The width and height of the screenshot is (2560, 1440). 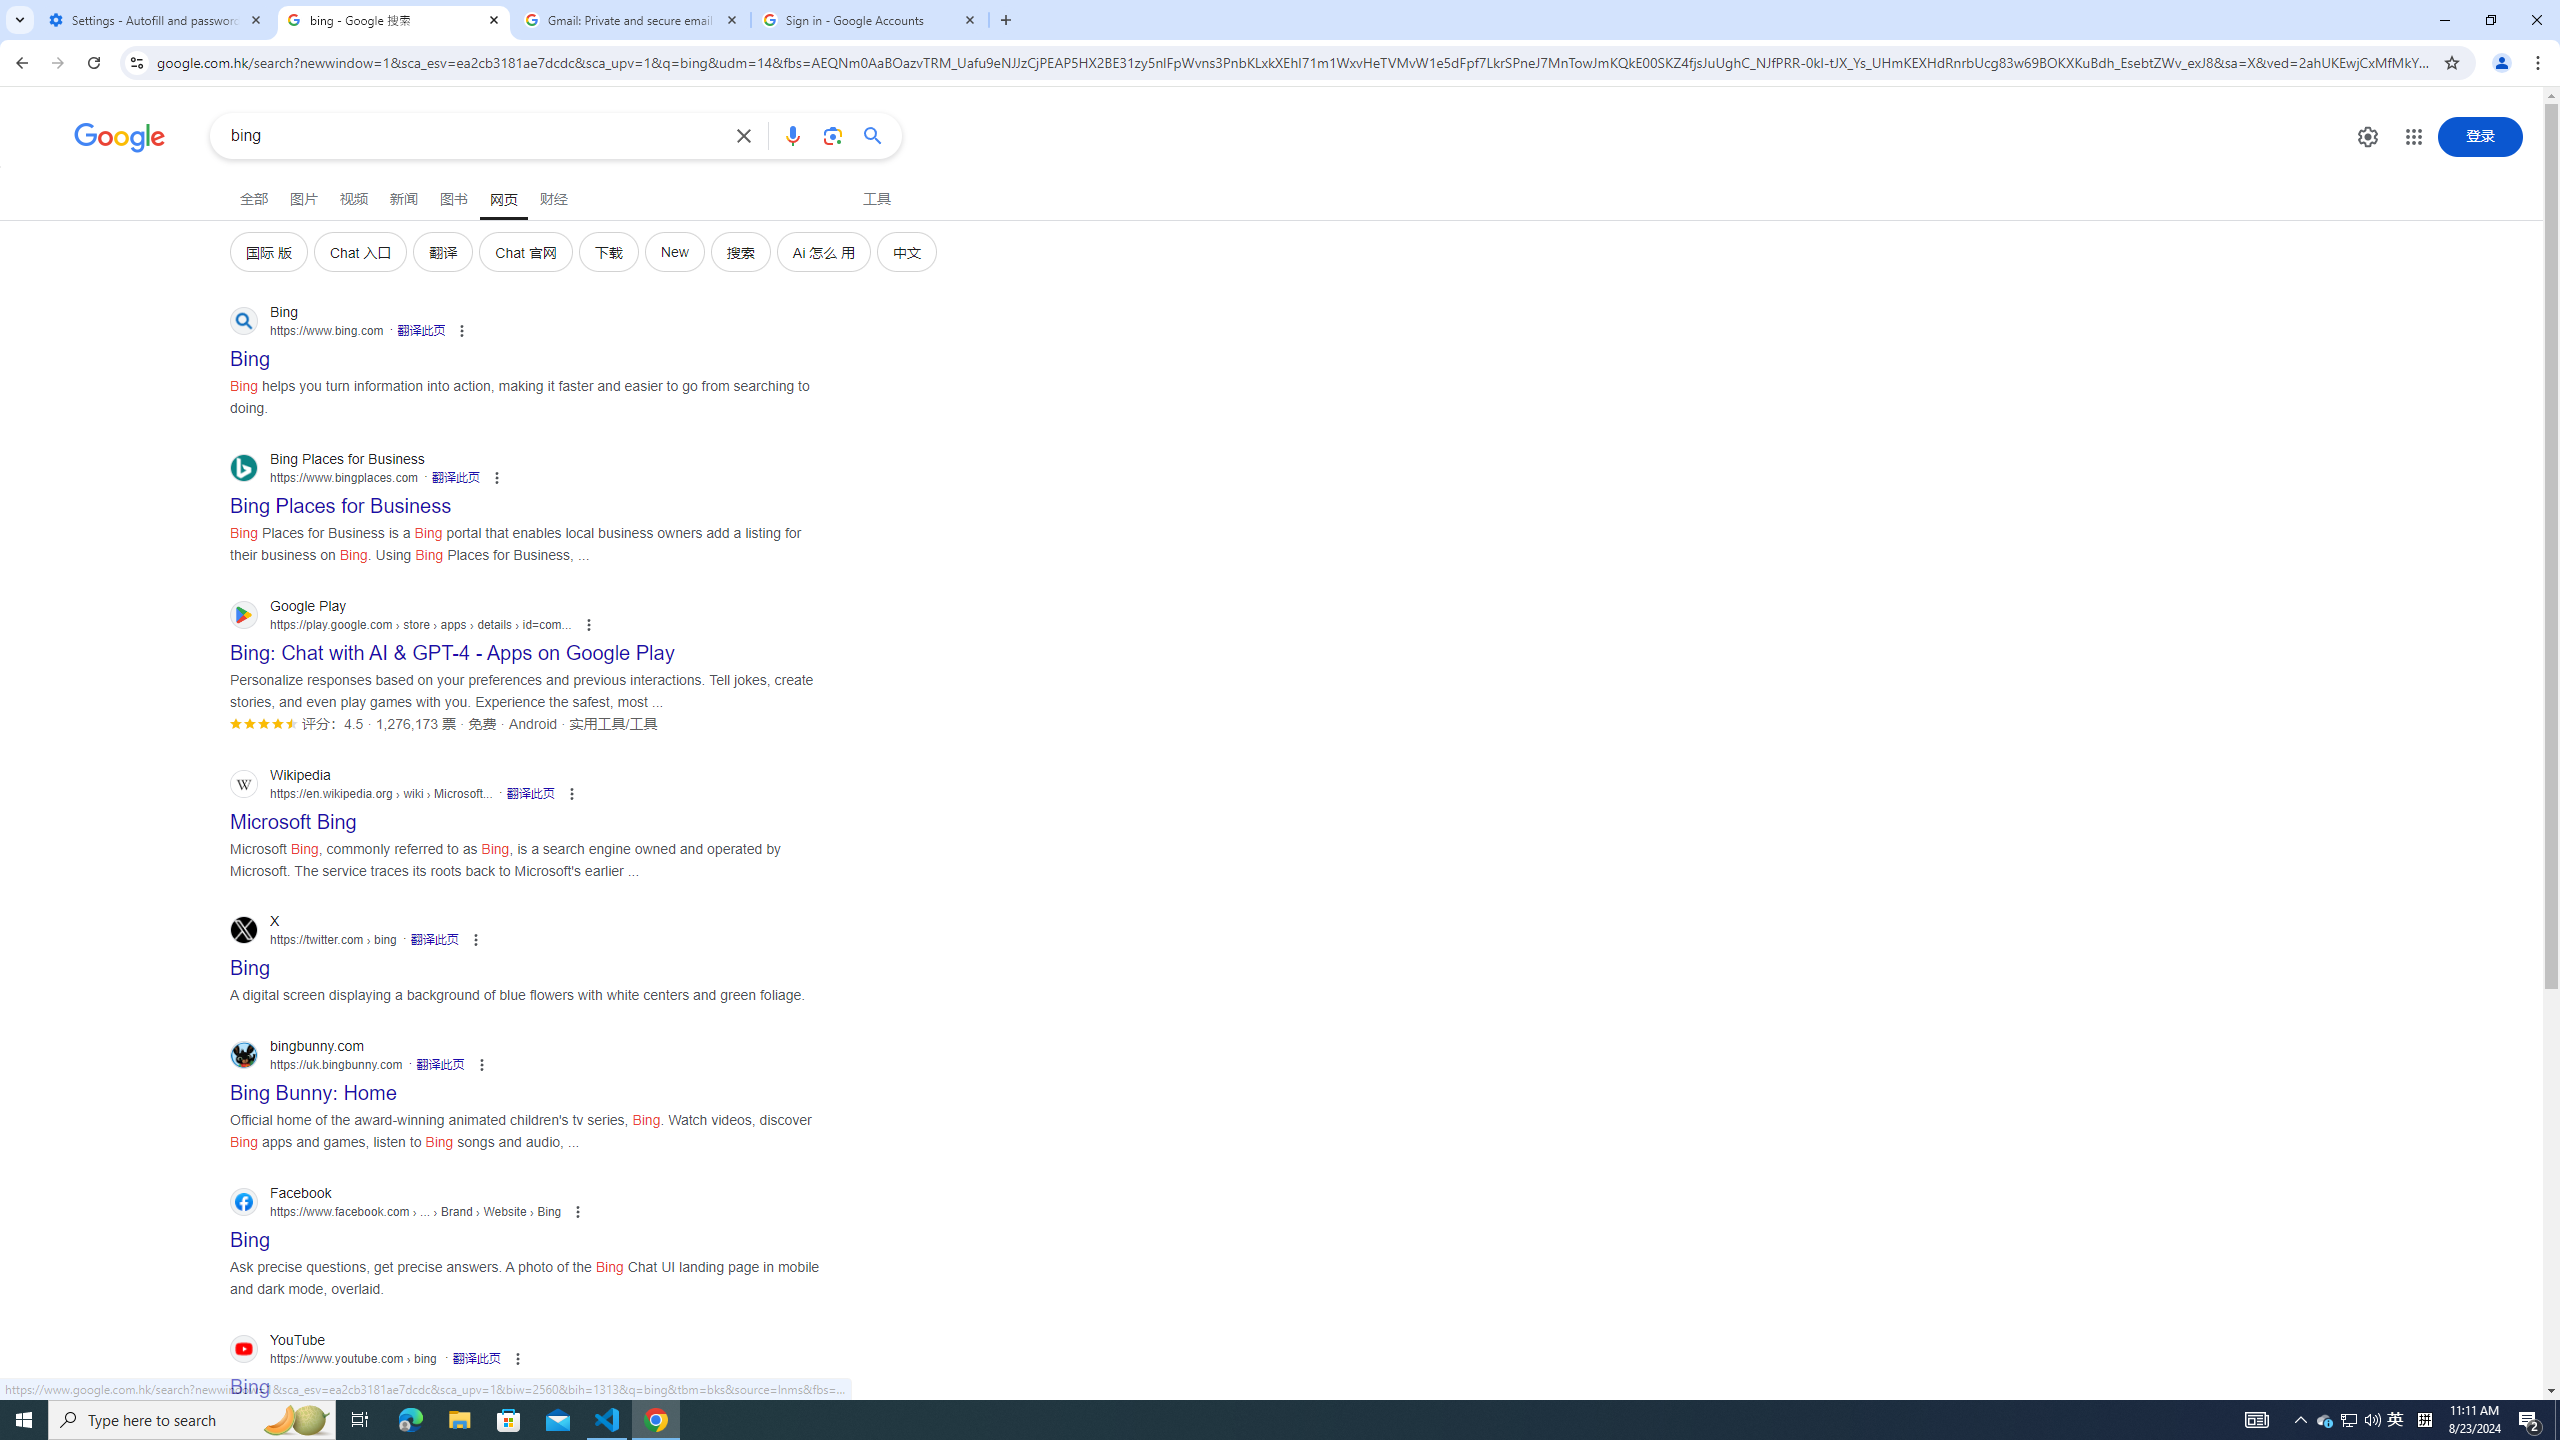 What do you see at coordinates (155, 19) in the screenshot?
I see `'Settings - Autofill and passwords'` at bounding box center [155, 19].